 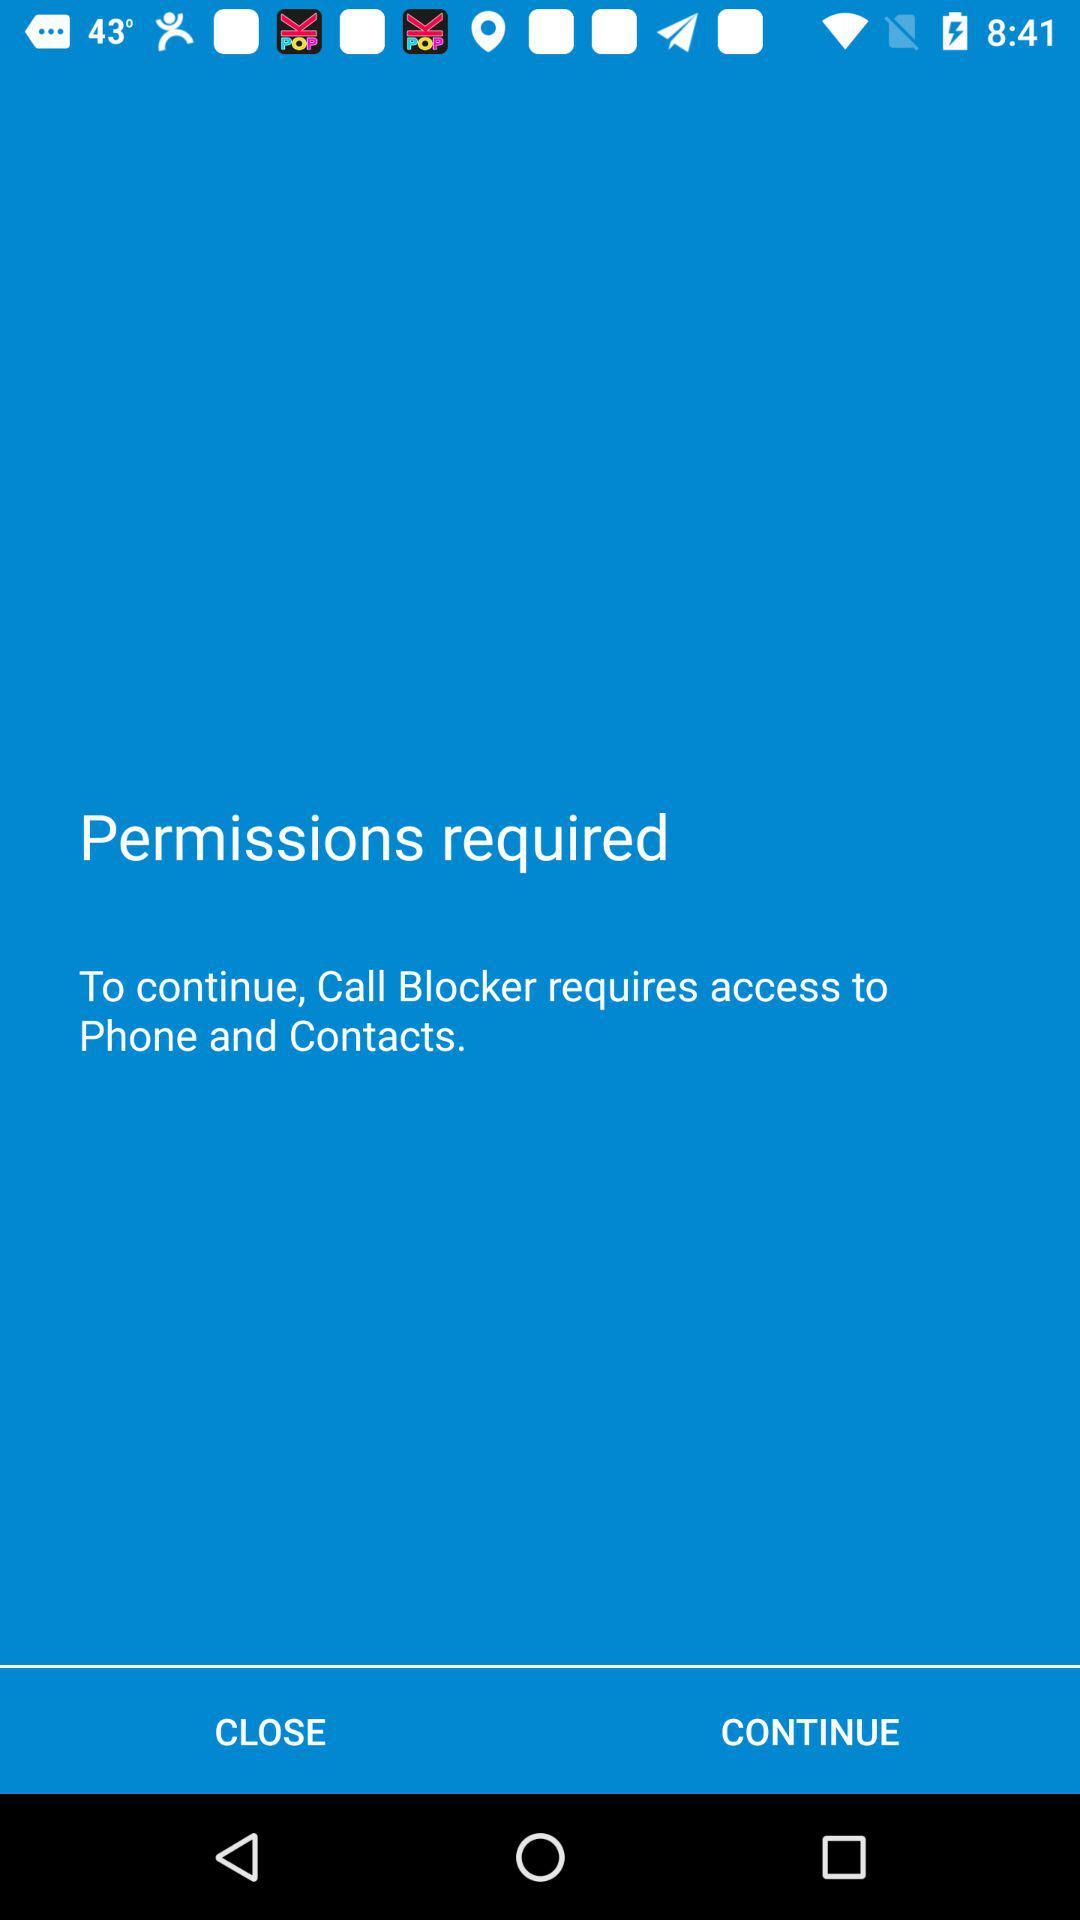 I want to click on the close at the bottom left corner, so click(x=270, y=1730).